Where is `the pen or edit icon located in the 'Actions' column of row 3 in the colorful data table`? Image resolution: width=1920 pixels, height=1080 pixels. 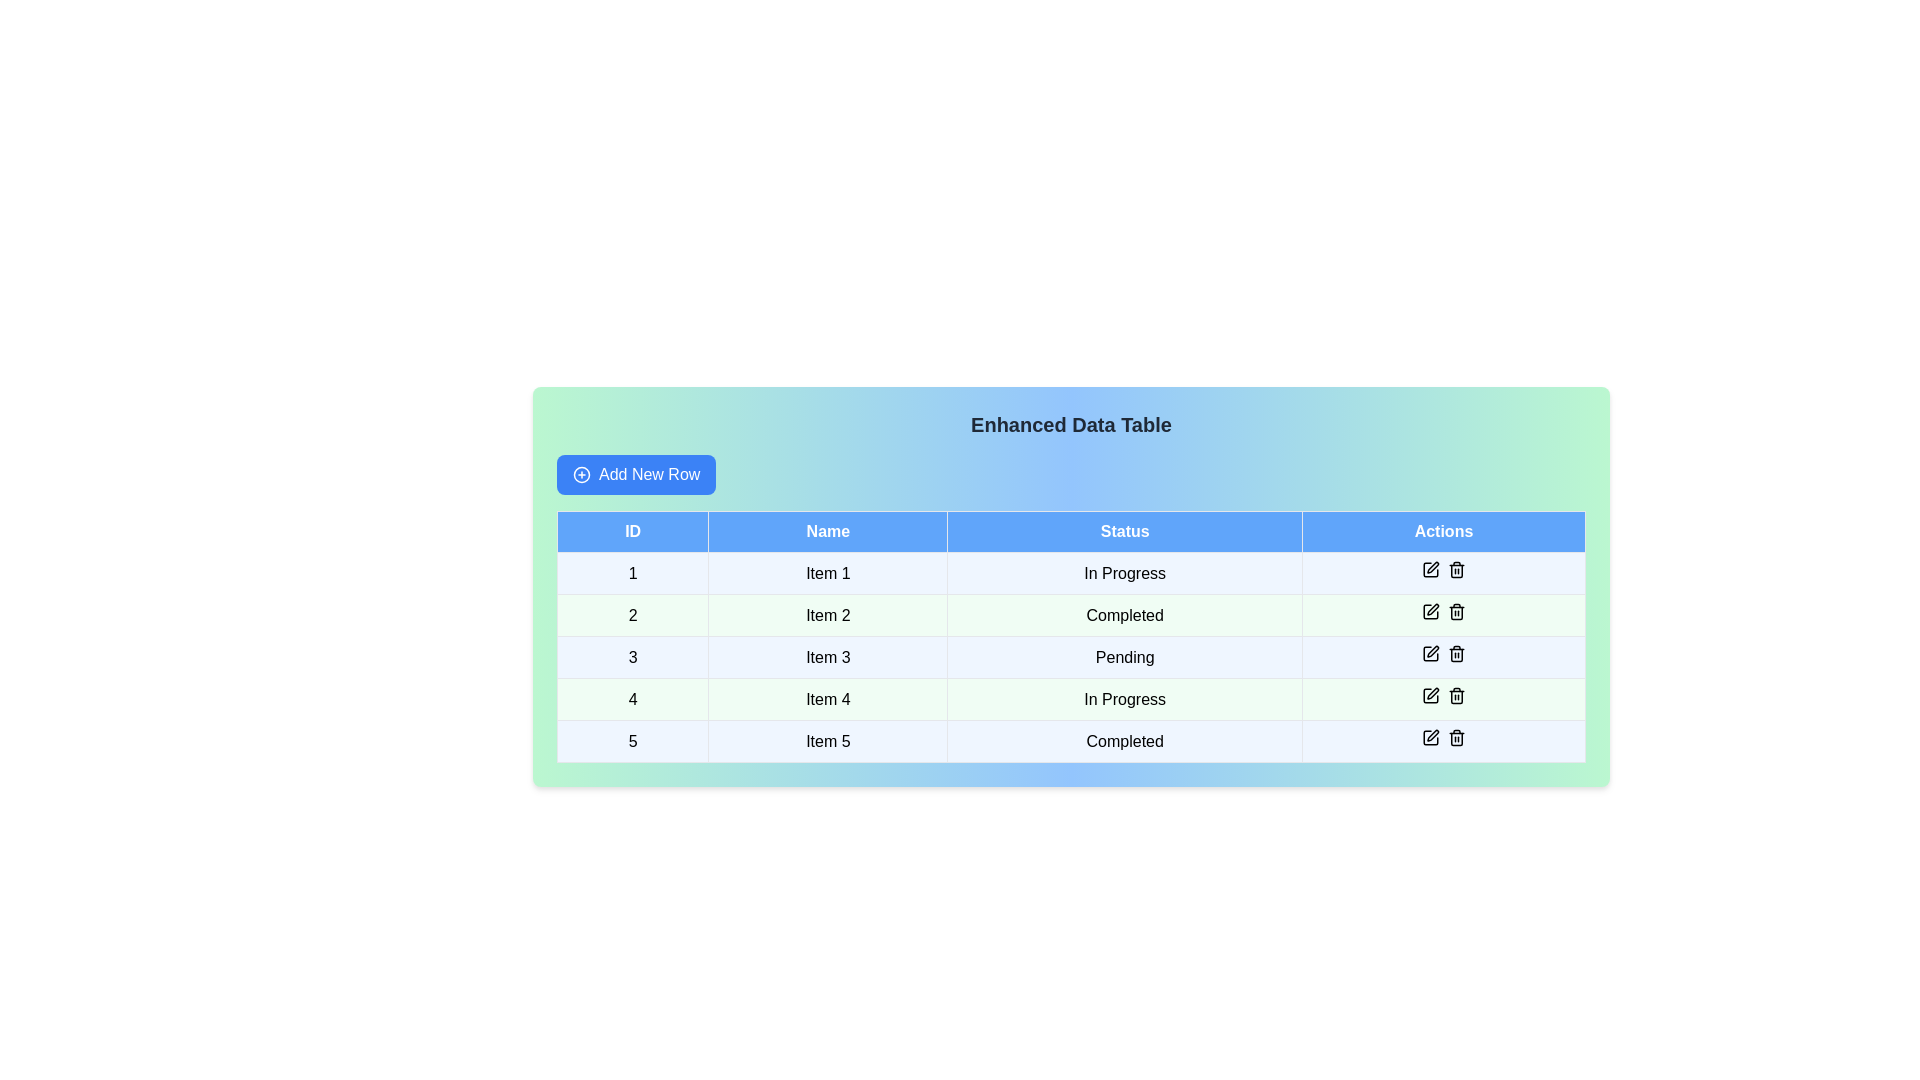 the pen or edit icon located in the 'Actions' column of row 3 in the colorful data table is located at coordinates (1432, 651).